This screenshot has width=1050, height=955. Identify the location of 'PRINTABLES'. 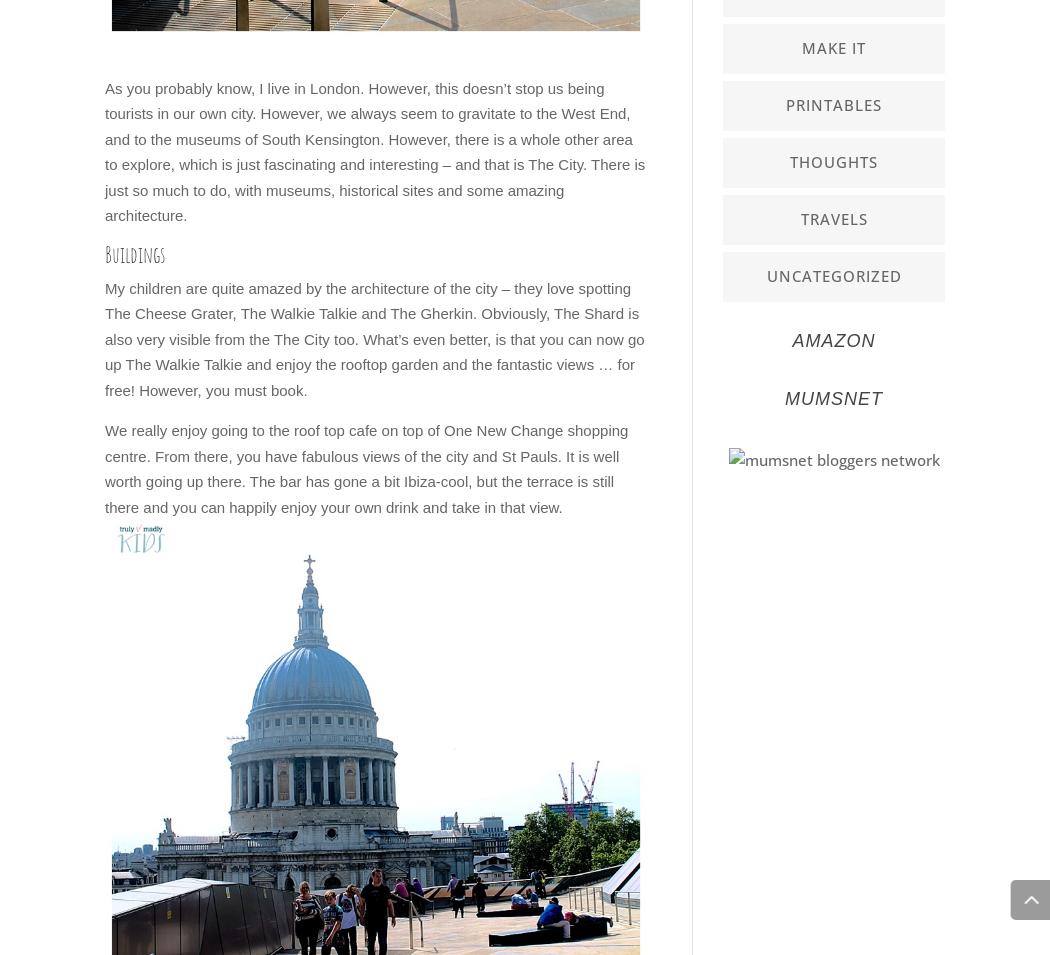
(834, 103).